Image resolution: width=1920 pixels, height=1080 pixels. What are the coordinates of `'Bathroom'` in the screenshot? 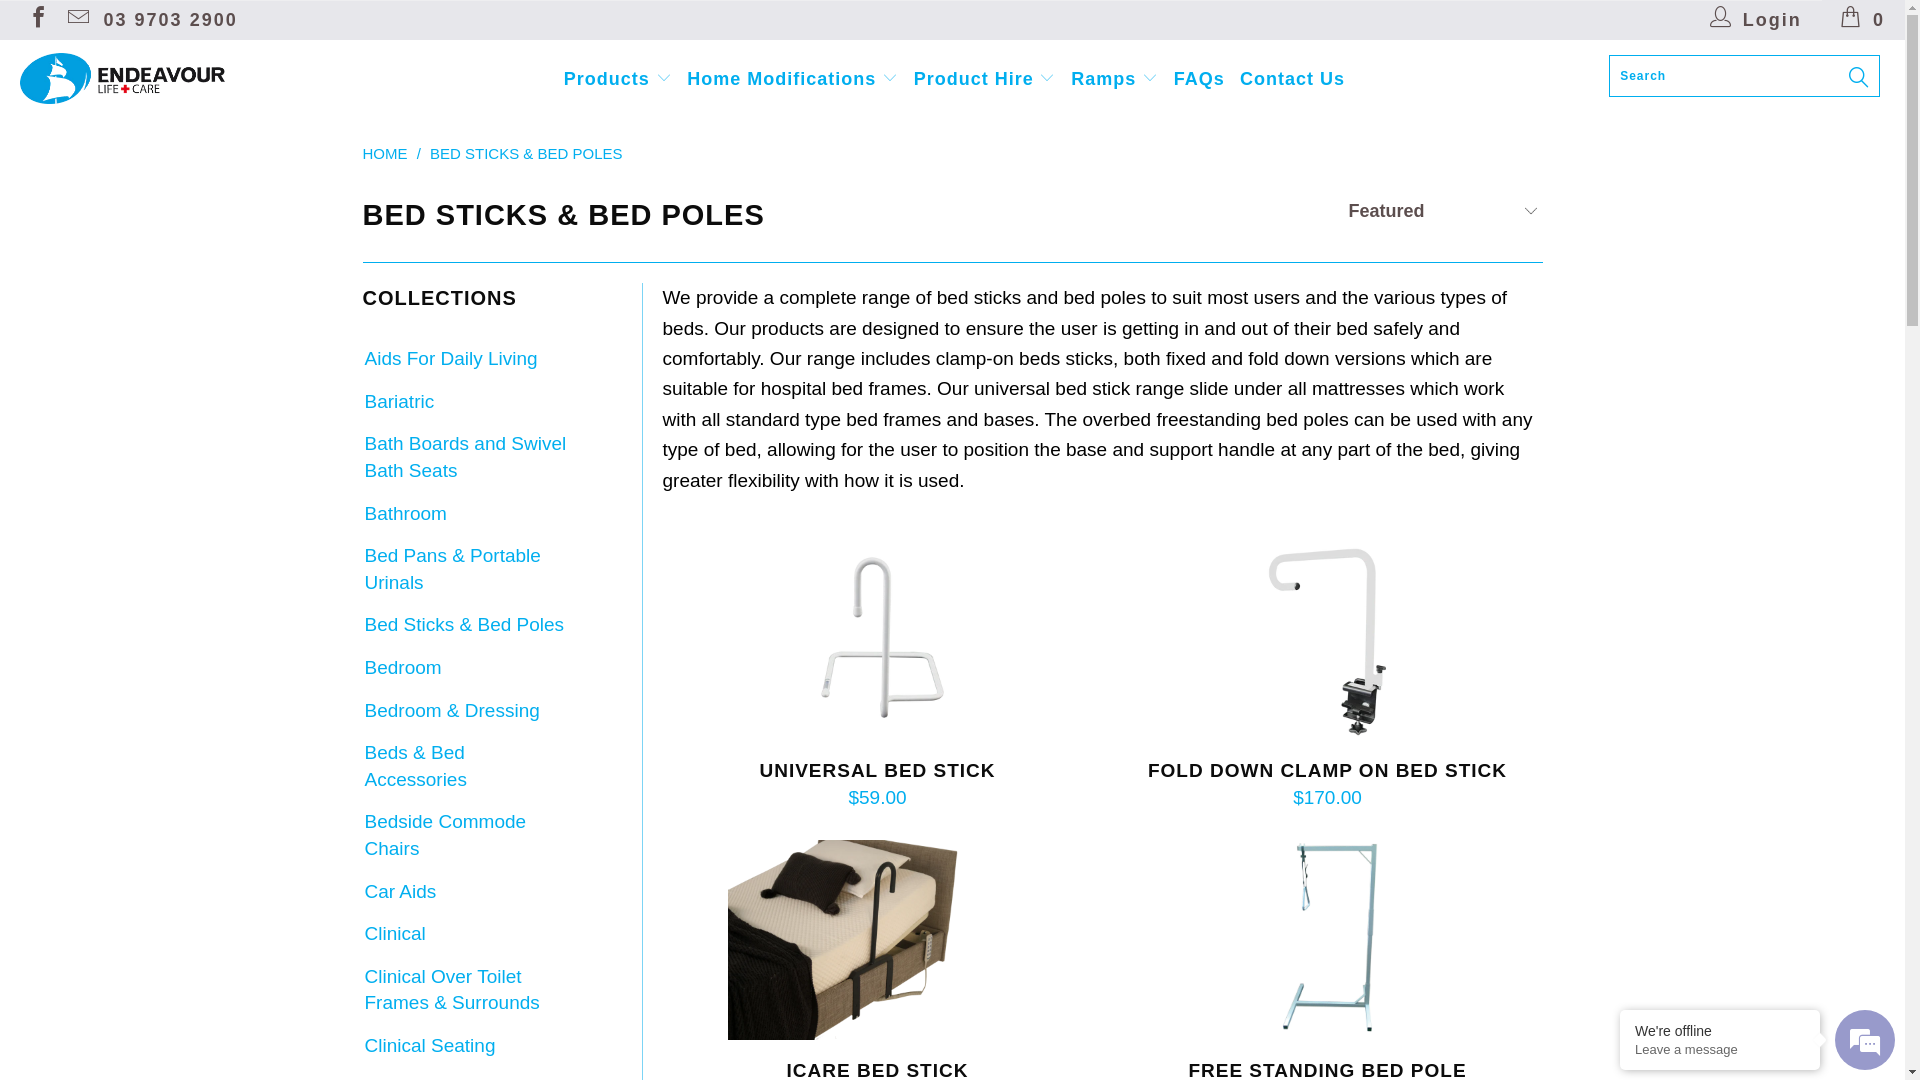 It's located at (402, 513).